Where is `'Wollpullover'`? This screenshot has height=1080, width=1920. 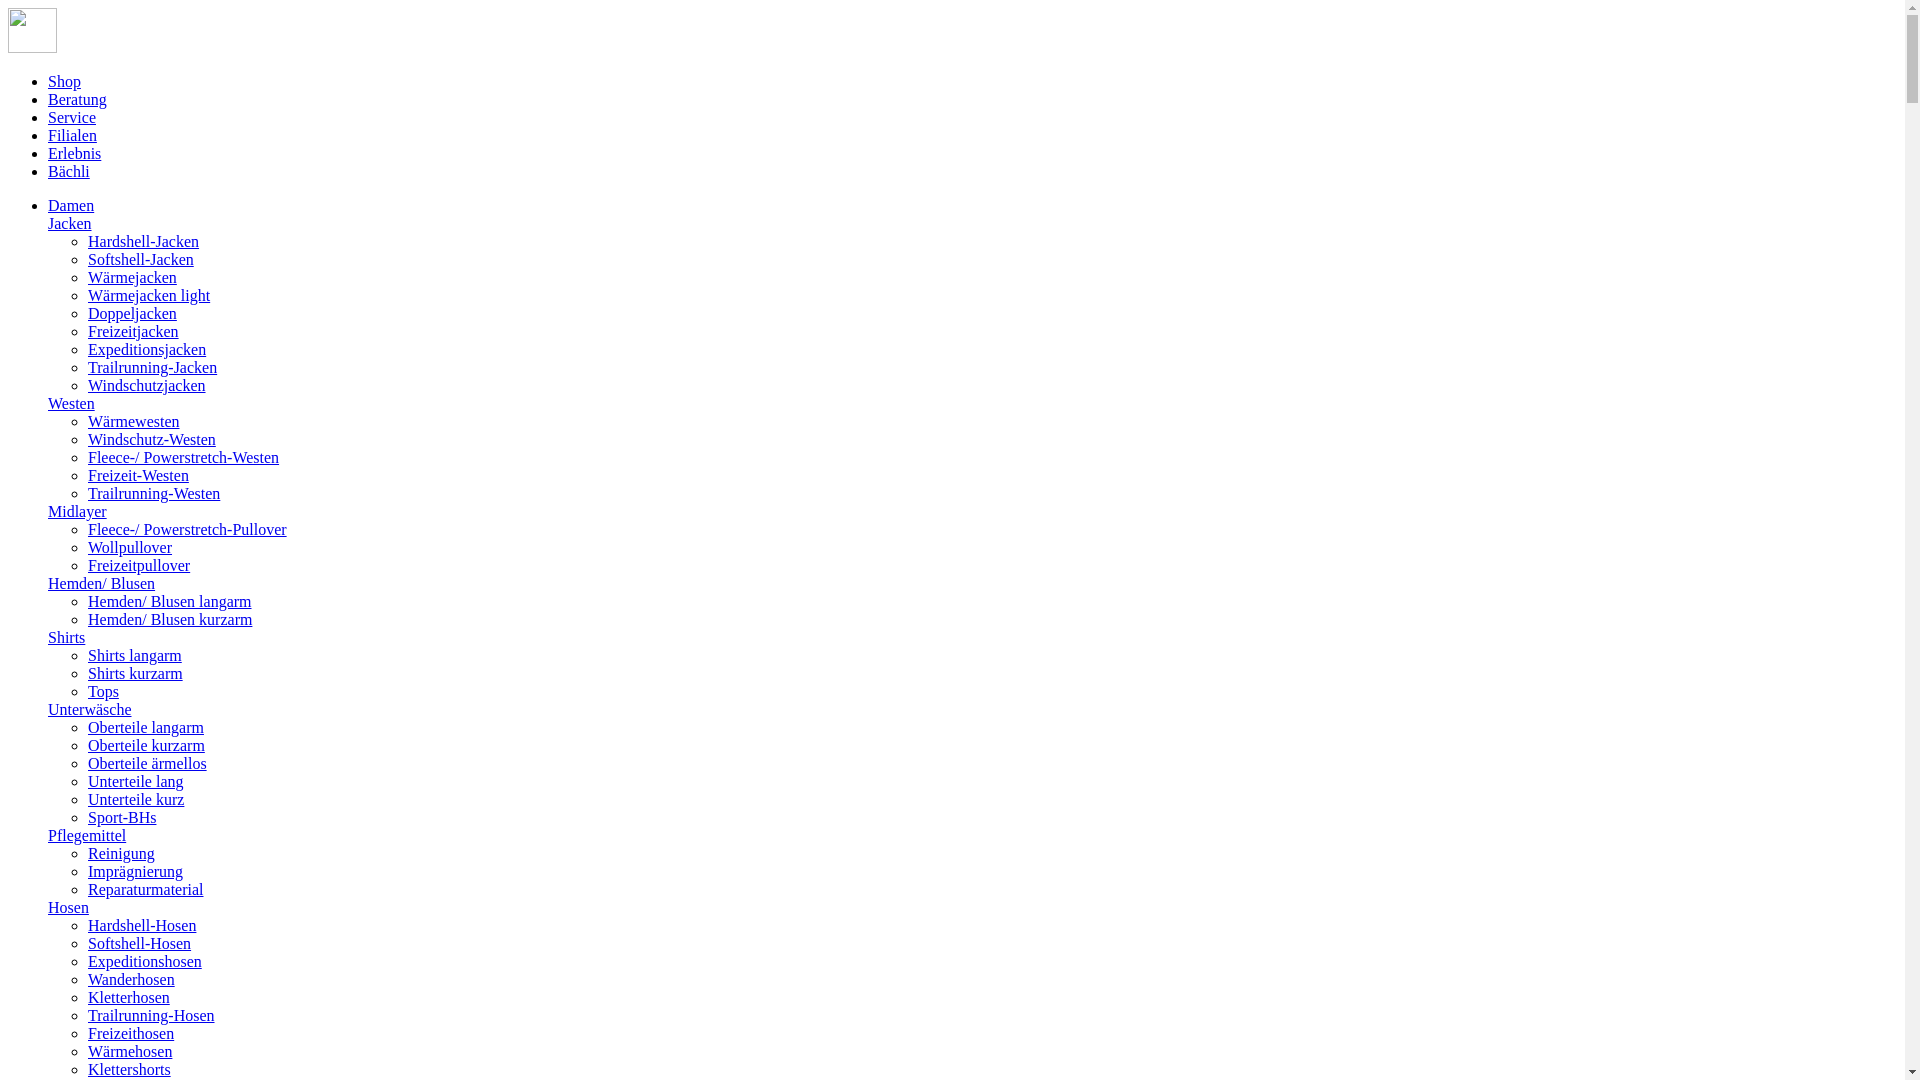 'Wollpullover' is located at coordinates (128, 547).